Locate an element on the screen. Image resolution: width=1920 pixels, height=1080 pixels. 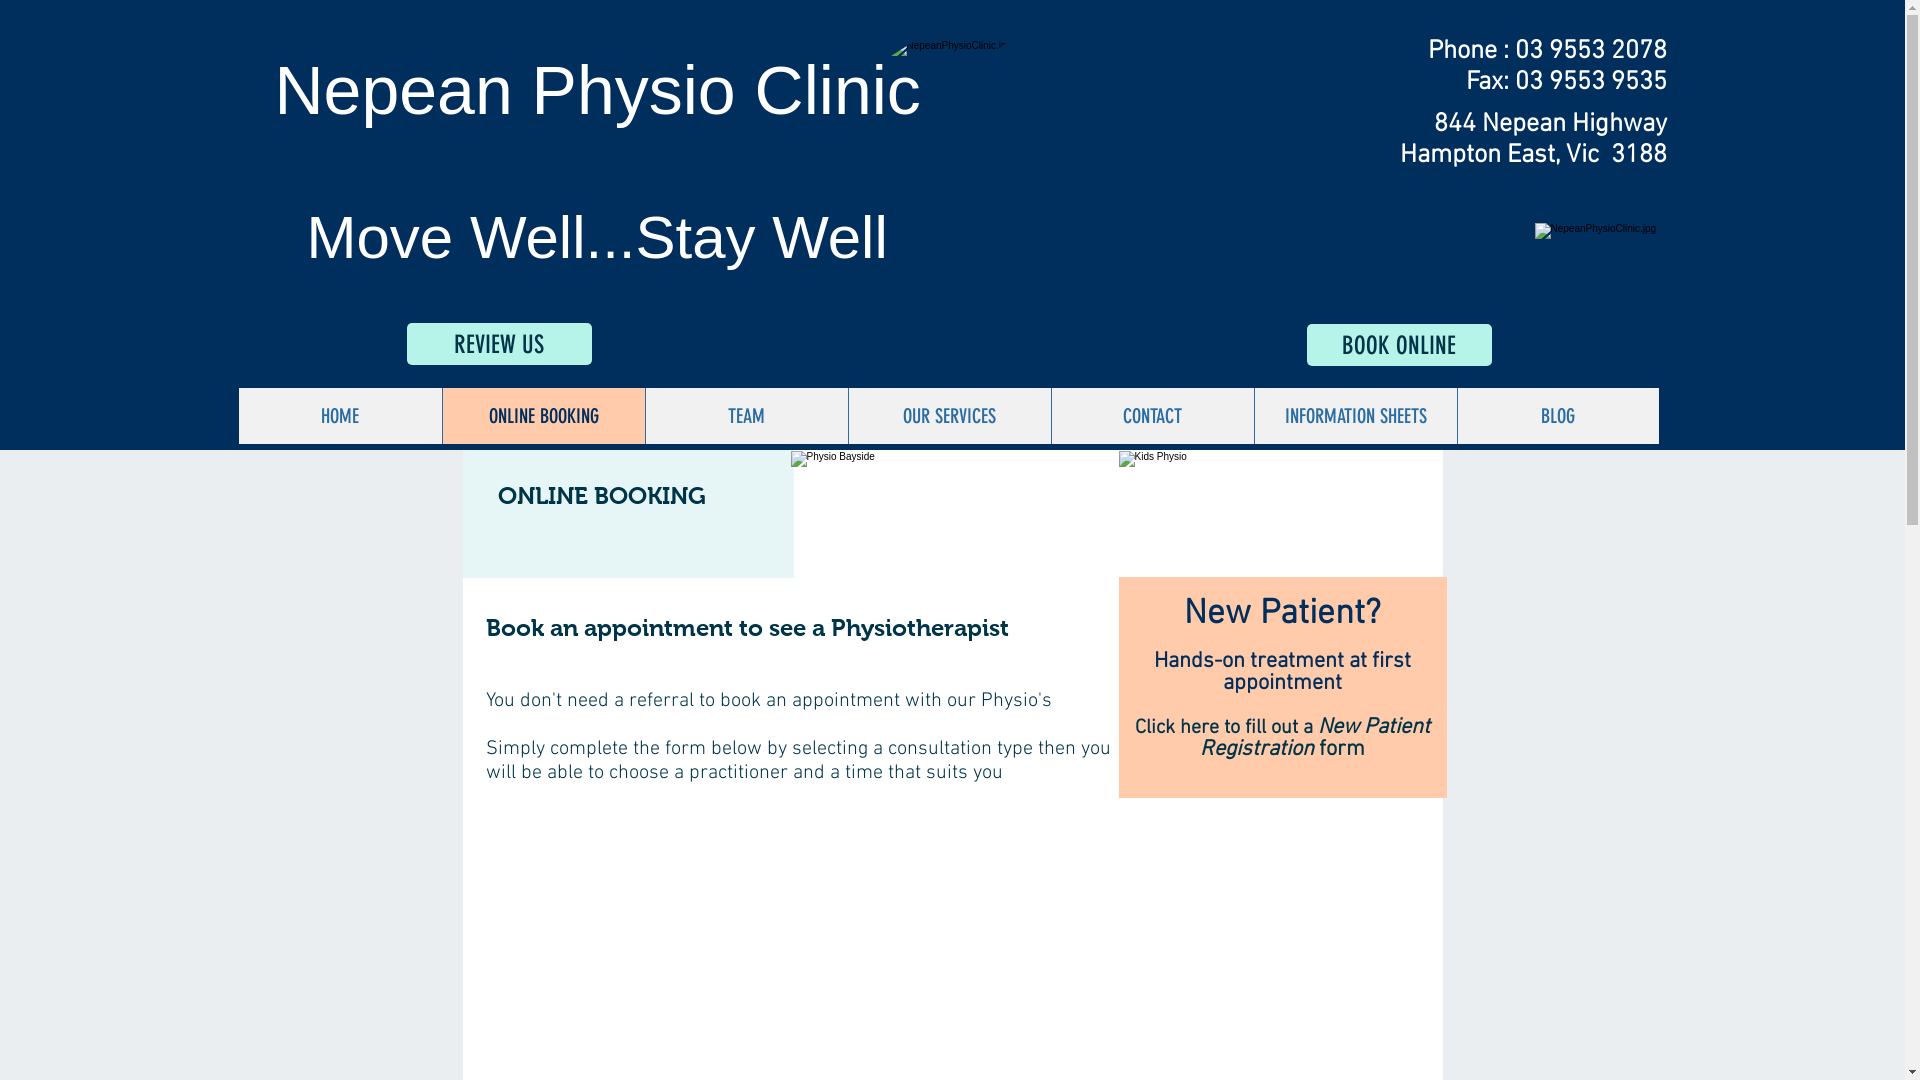
'BOOK ONLINE' is located at coordinates (1397, 343).